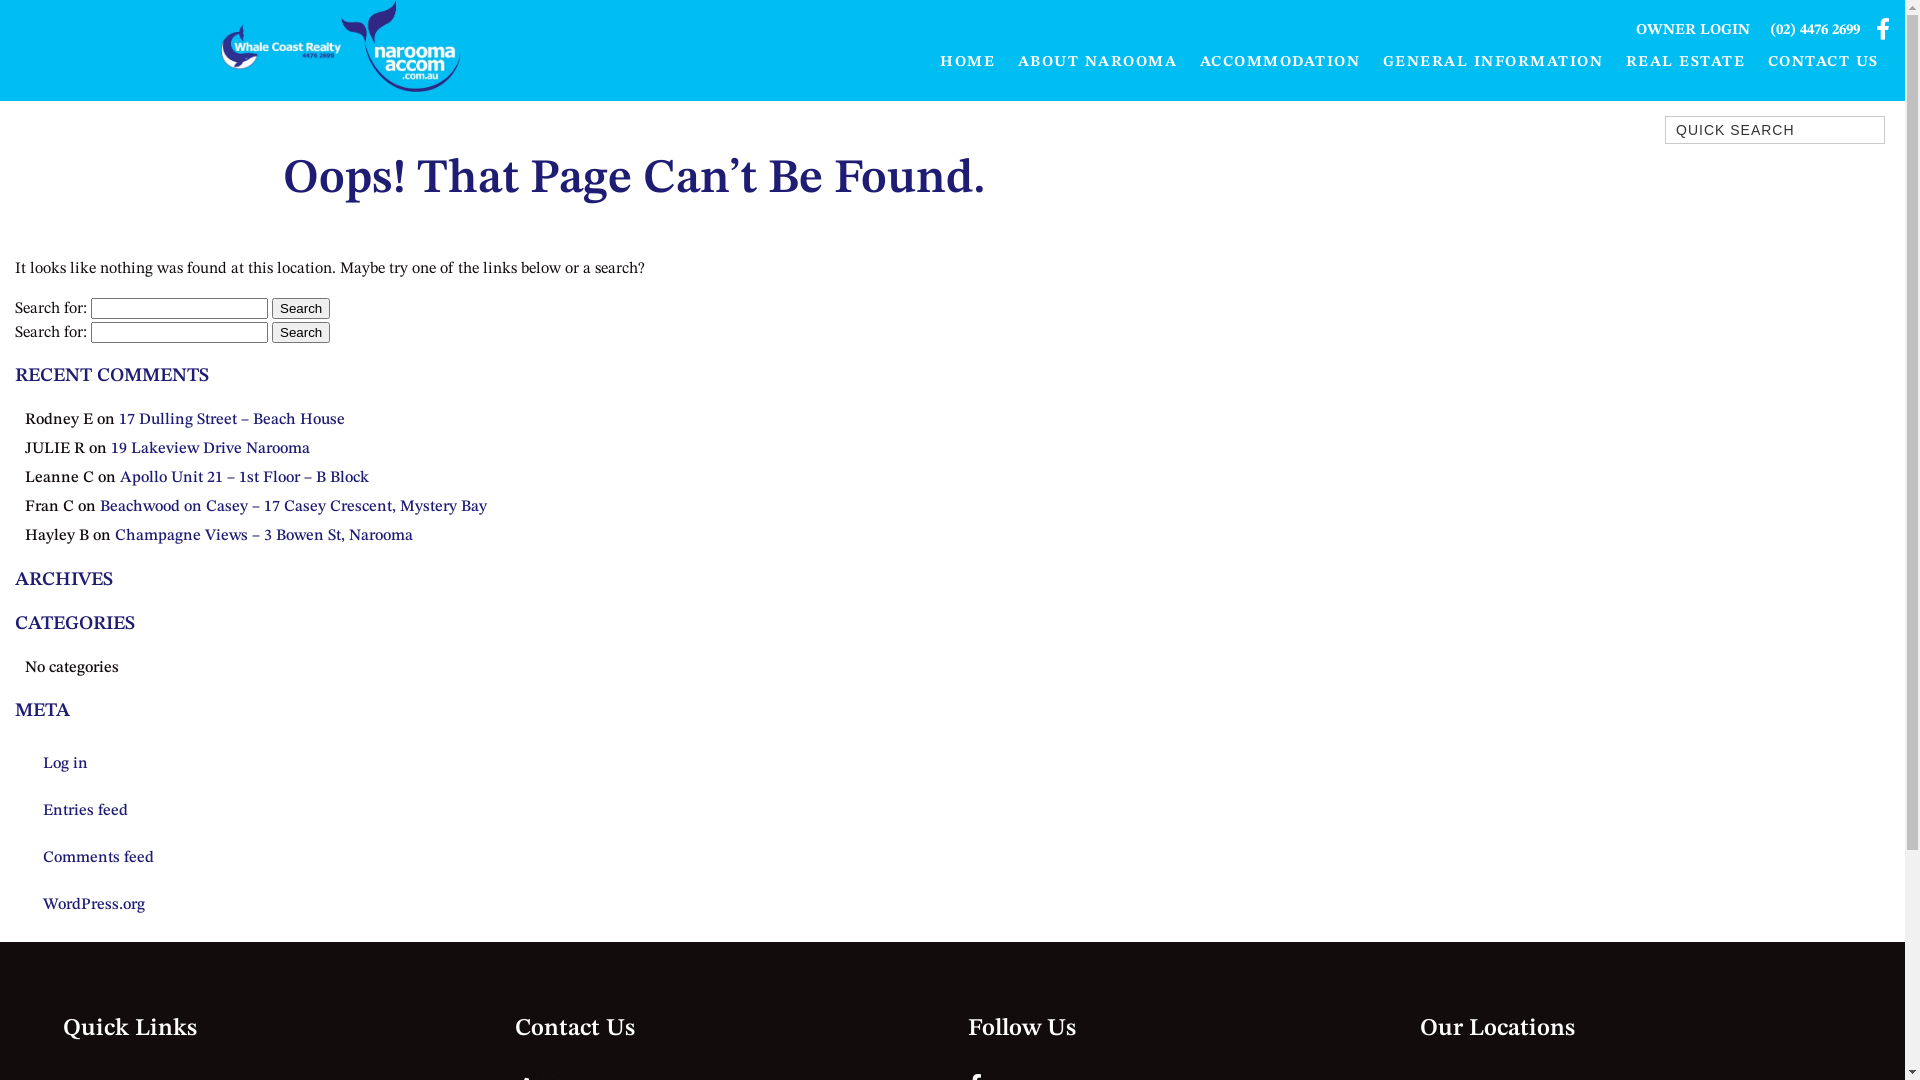  Describe the element at coordinates (1823, 61) in the screenshot. I see `'CONTACT US'` at that location.